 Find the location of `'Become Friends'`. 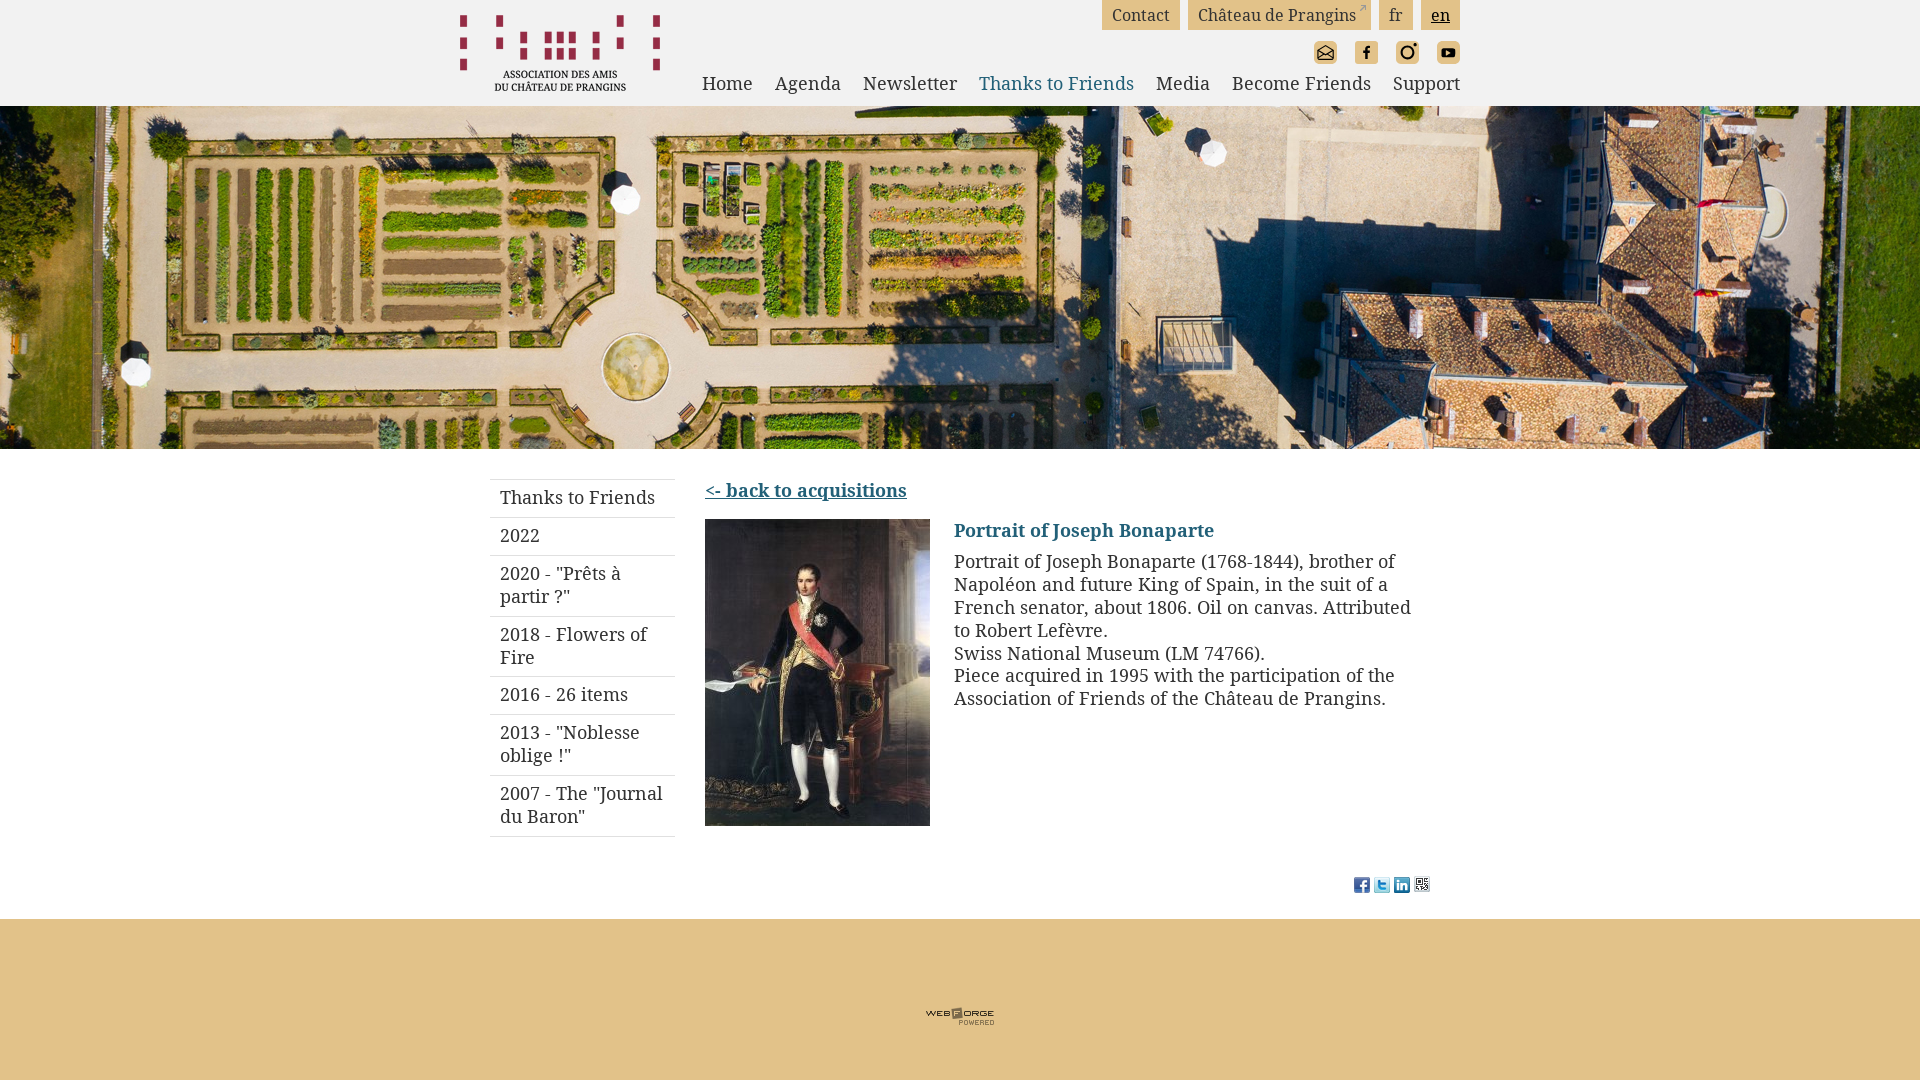

'Become Friends' is located at coordinates (1208, 83).